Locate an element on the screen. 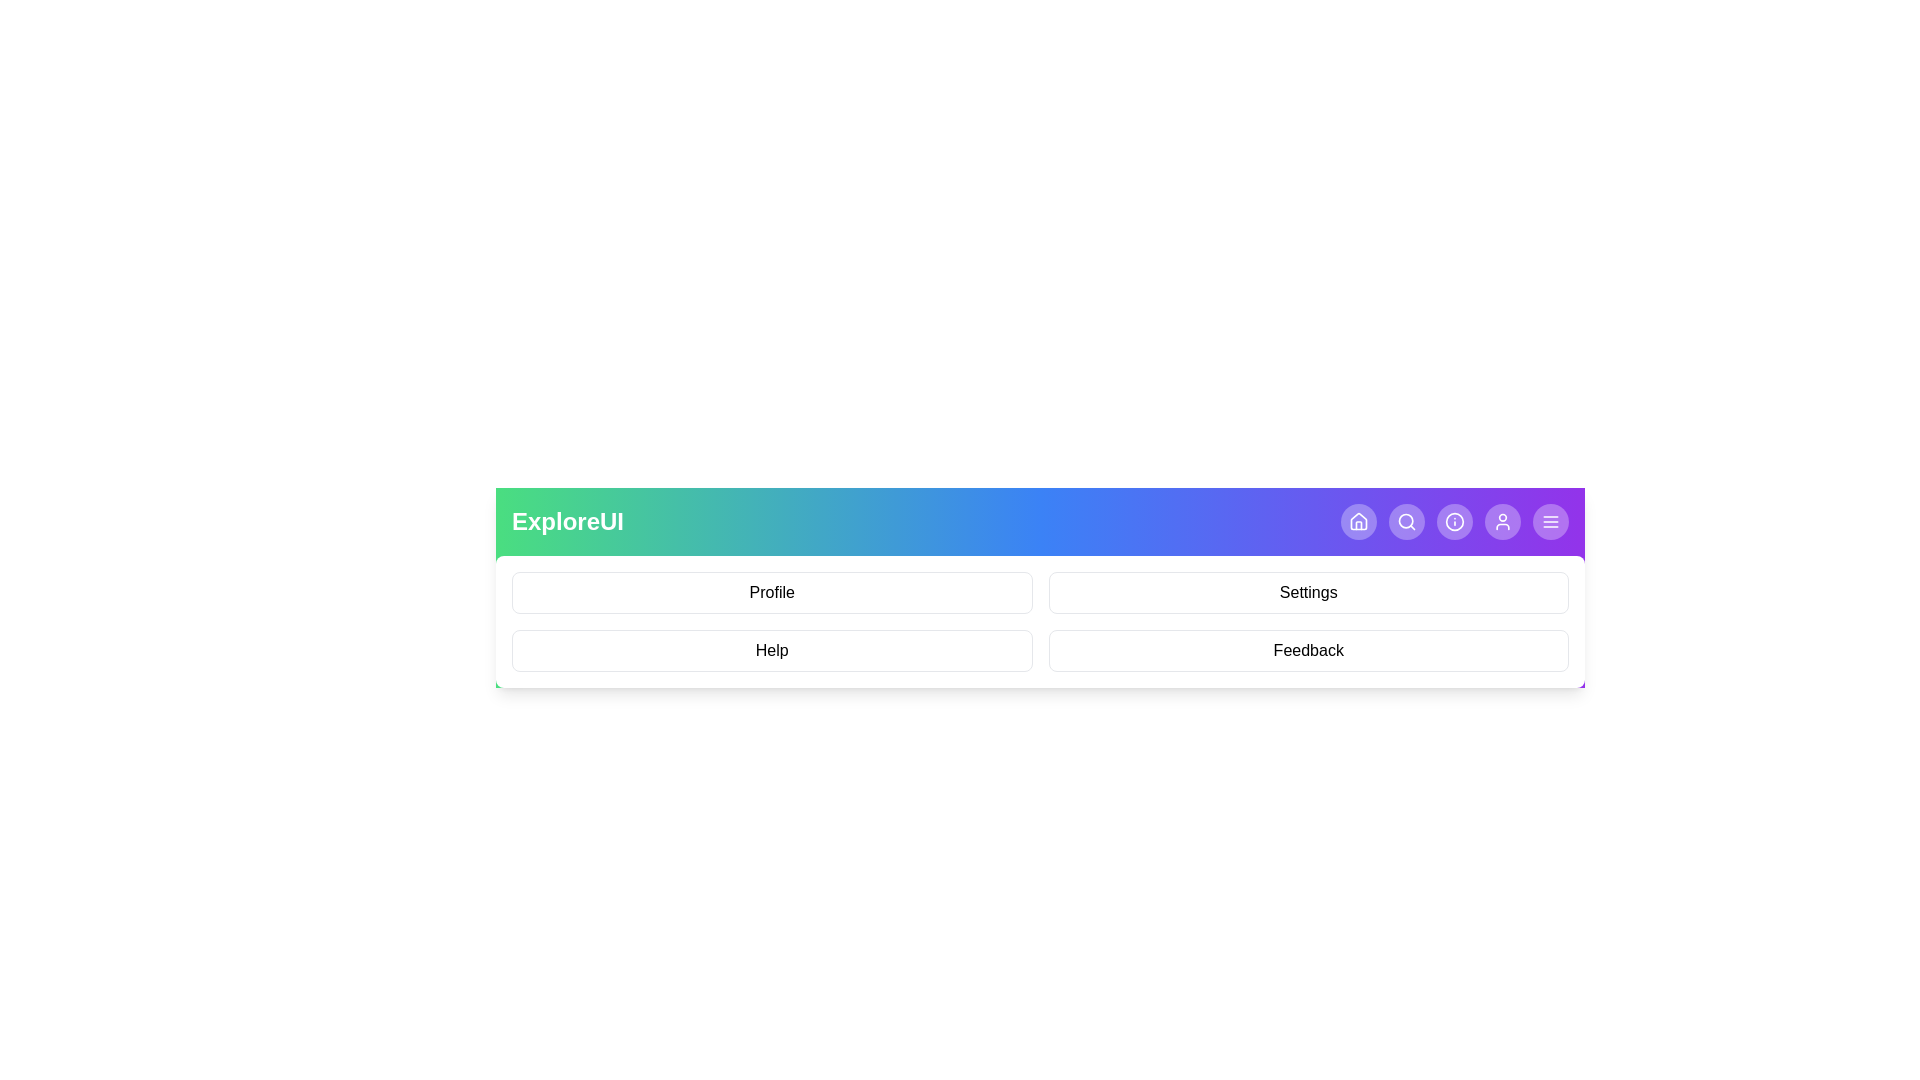  the menu item Profile from the displayed menu is located at coordinates (771, 592).